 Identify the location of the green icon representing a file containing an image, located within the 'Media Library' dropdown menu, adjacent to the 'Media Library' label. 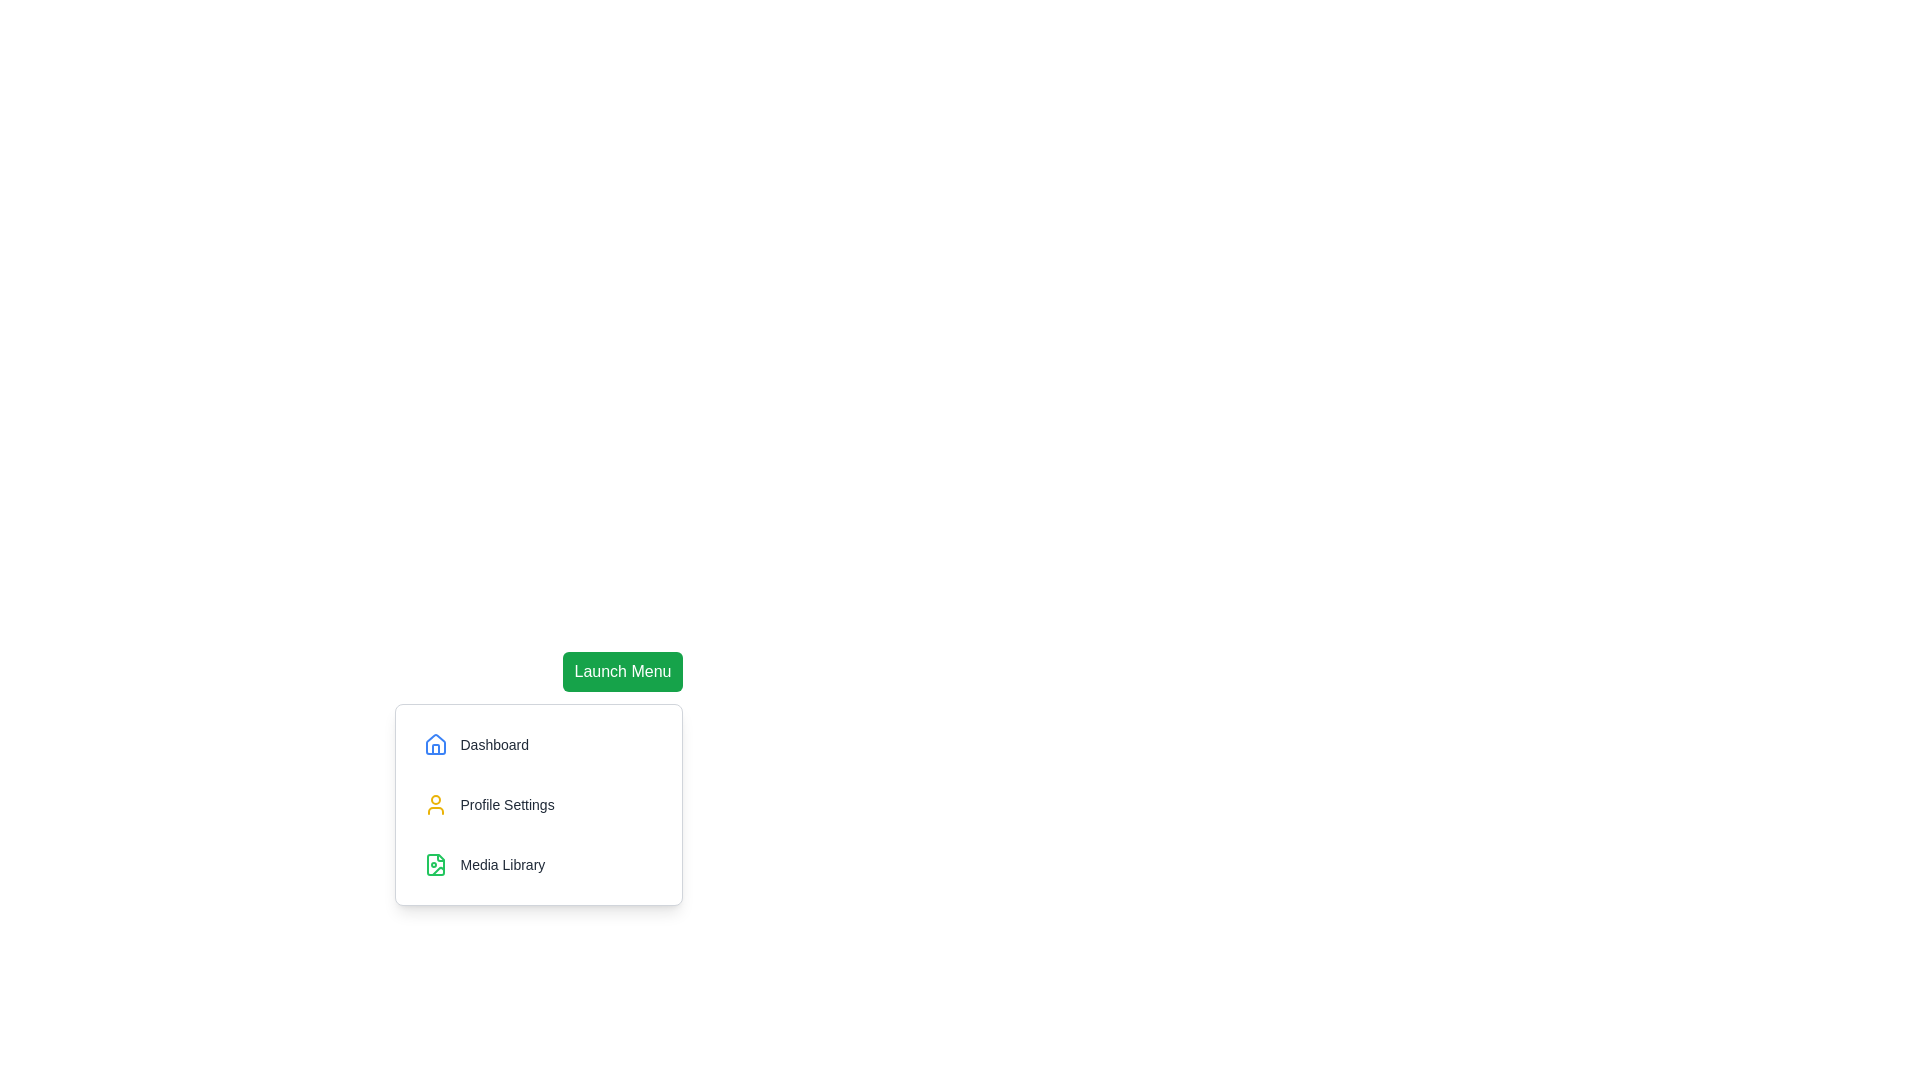
(435, 863).